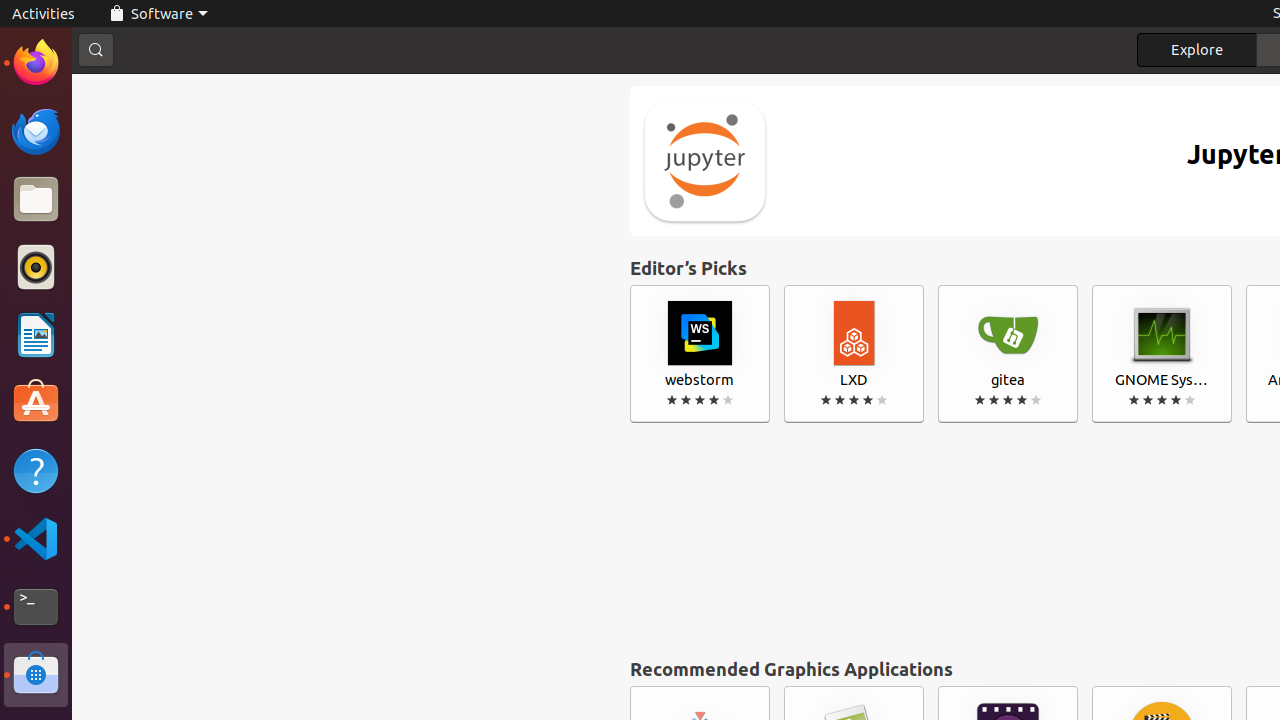 The width and height of the screenshot is (1280, 720). I want to click on 'GNOME System Monitor', so click(1161, 353).